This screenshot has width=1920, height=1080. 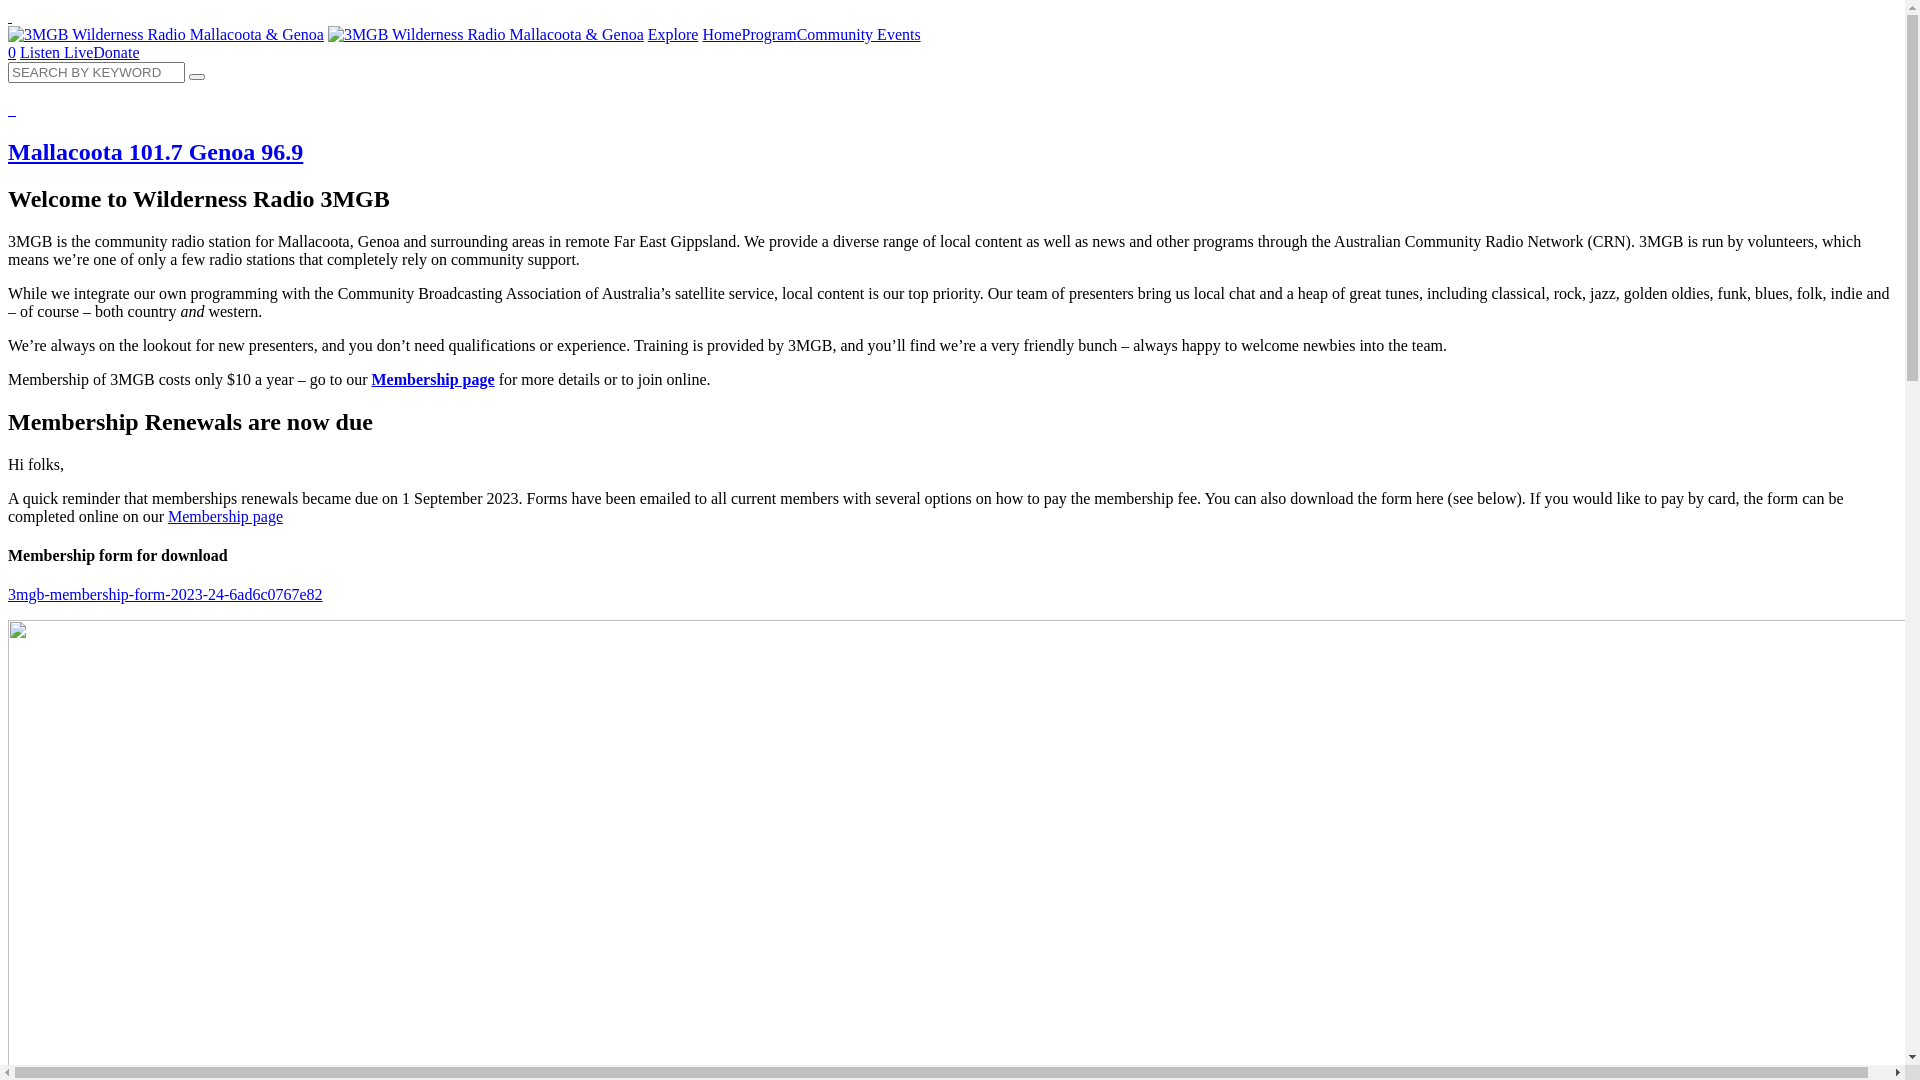 What do you see at coordinates (165, 593) in the screenshot?
I see `'3mgb-membership-form-2023-24-6ad6c0767e82'` at bounding box center [165, 593].